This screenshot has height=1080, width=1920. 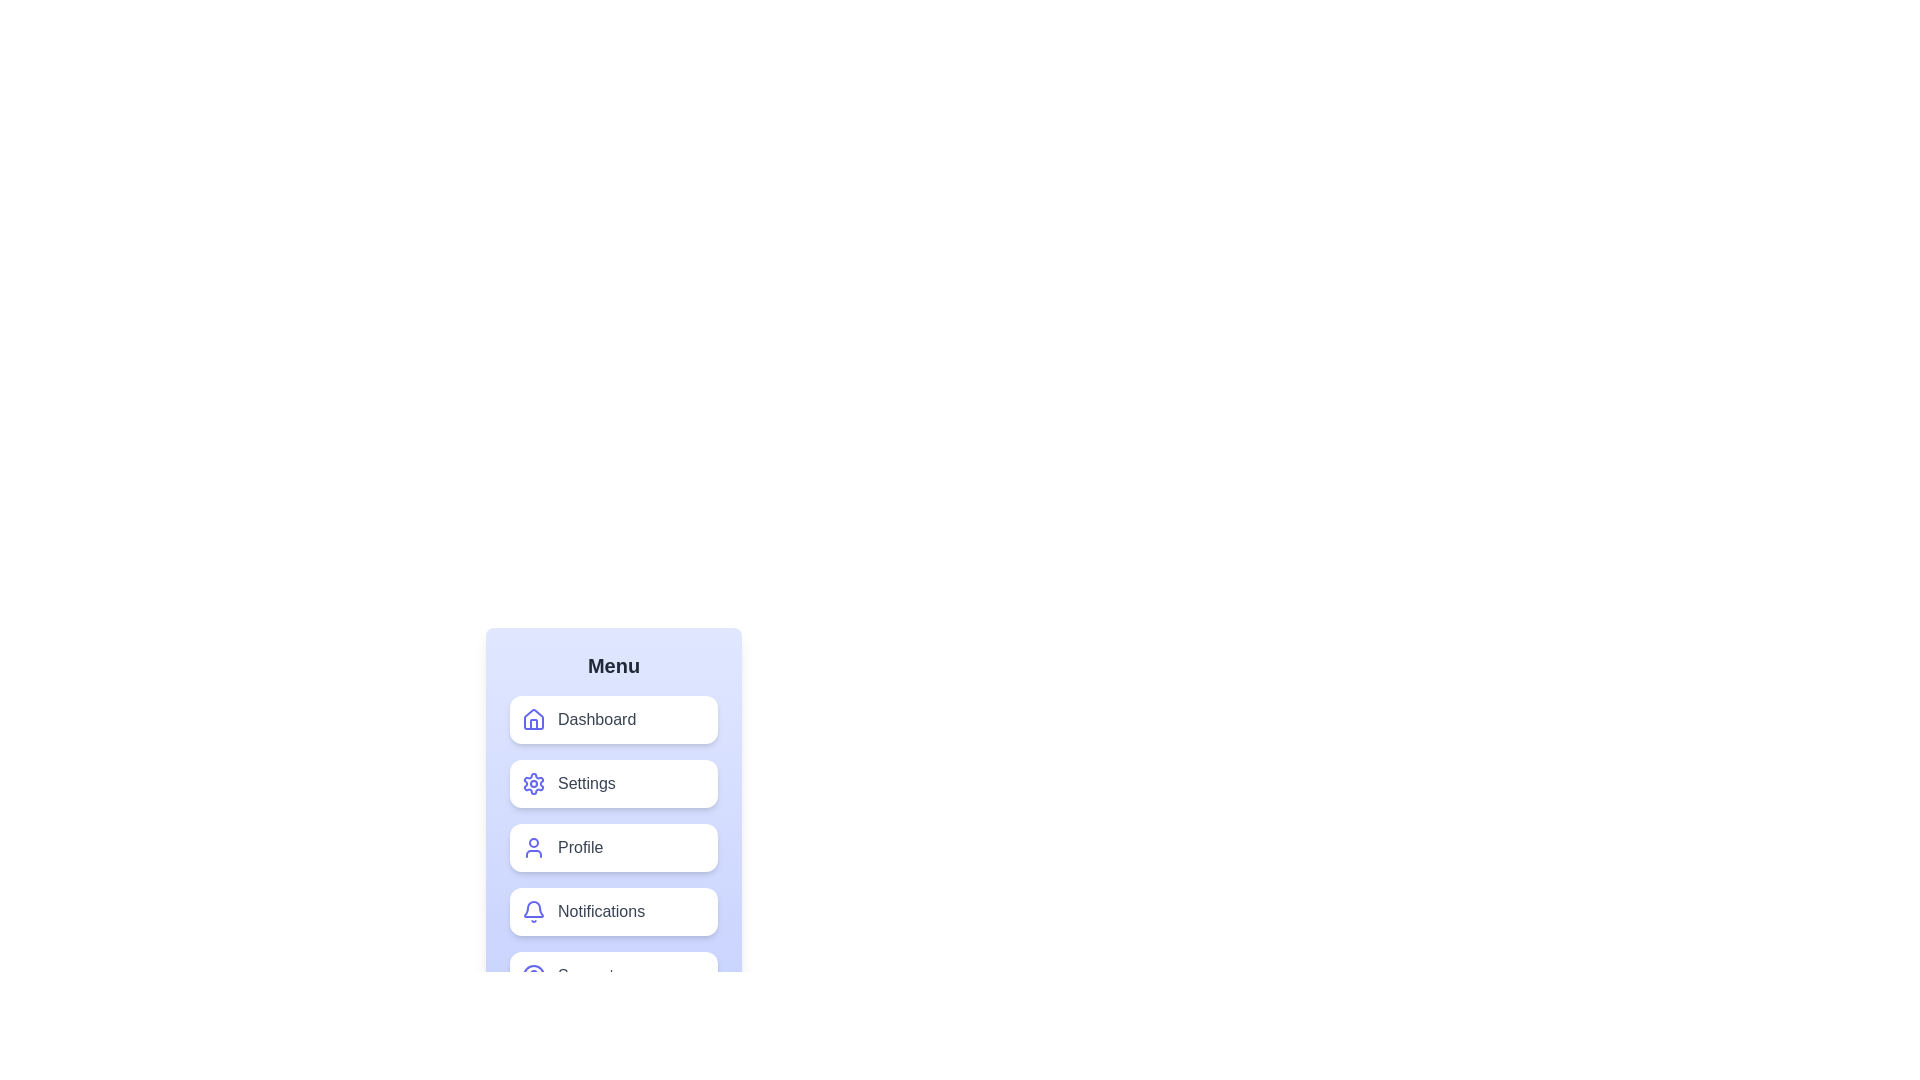 I want to click on the third navigation button in the vertically stacked menu list to change its color, so click(x=613, y=848).